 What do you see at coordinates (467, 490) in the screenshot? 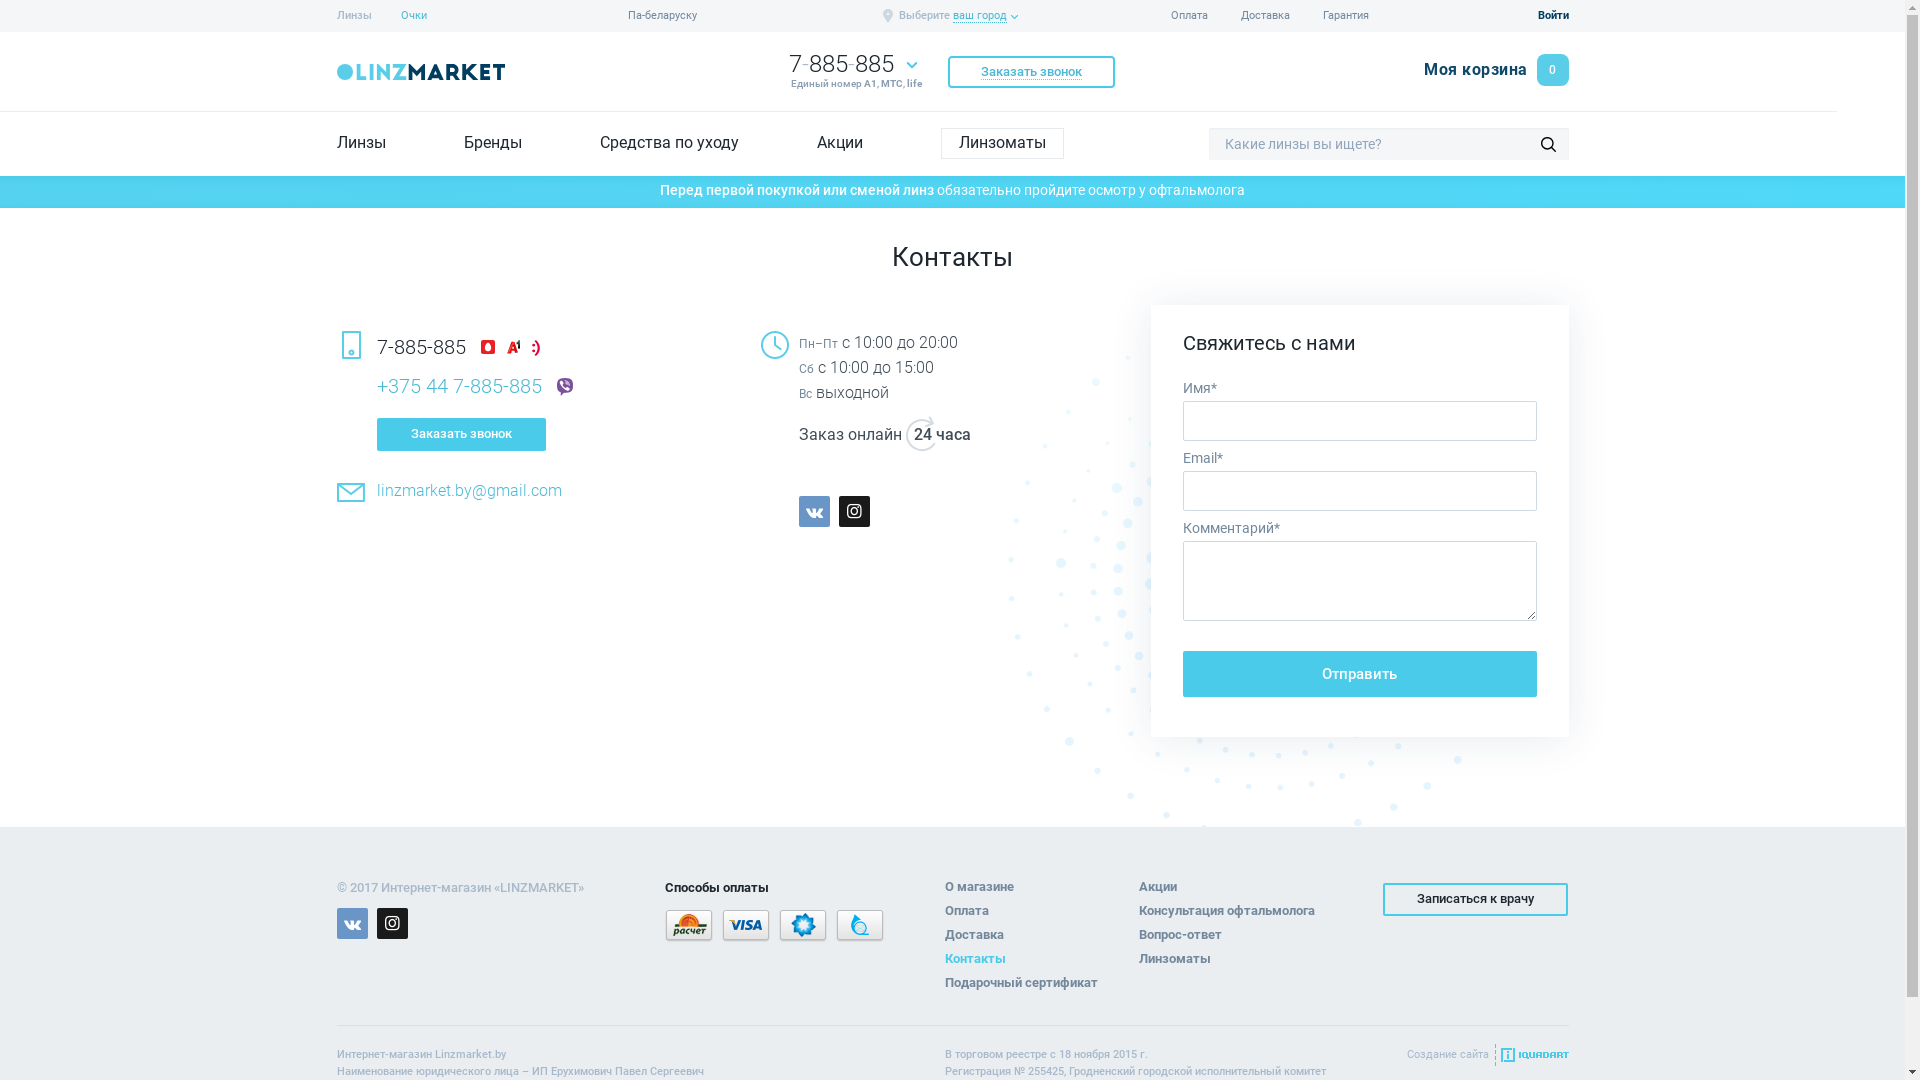
I see `'linzmarket.by@gmail.com'` at bounding box center [467, 490].